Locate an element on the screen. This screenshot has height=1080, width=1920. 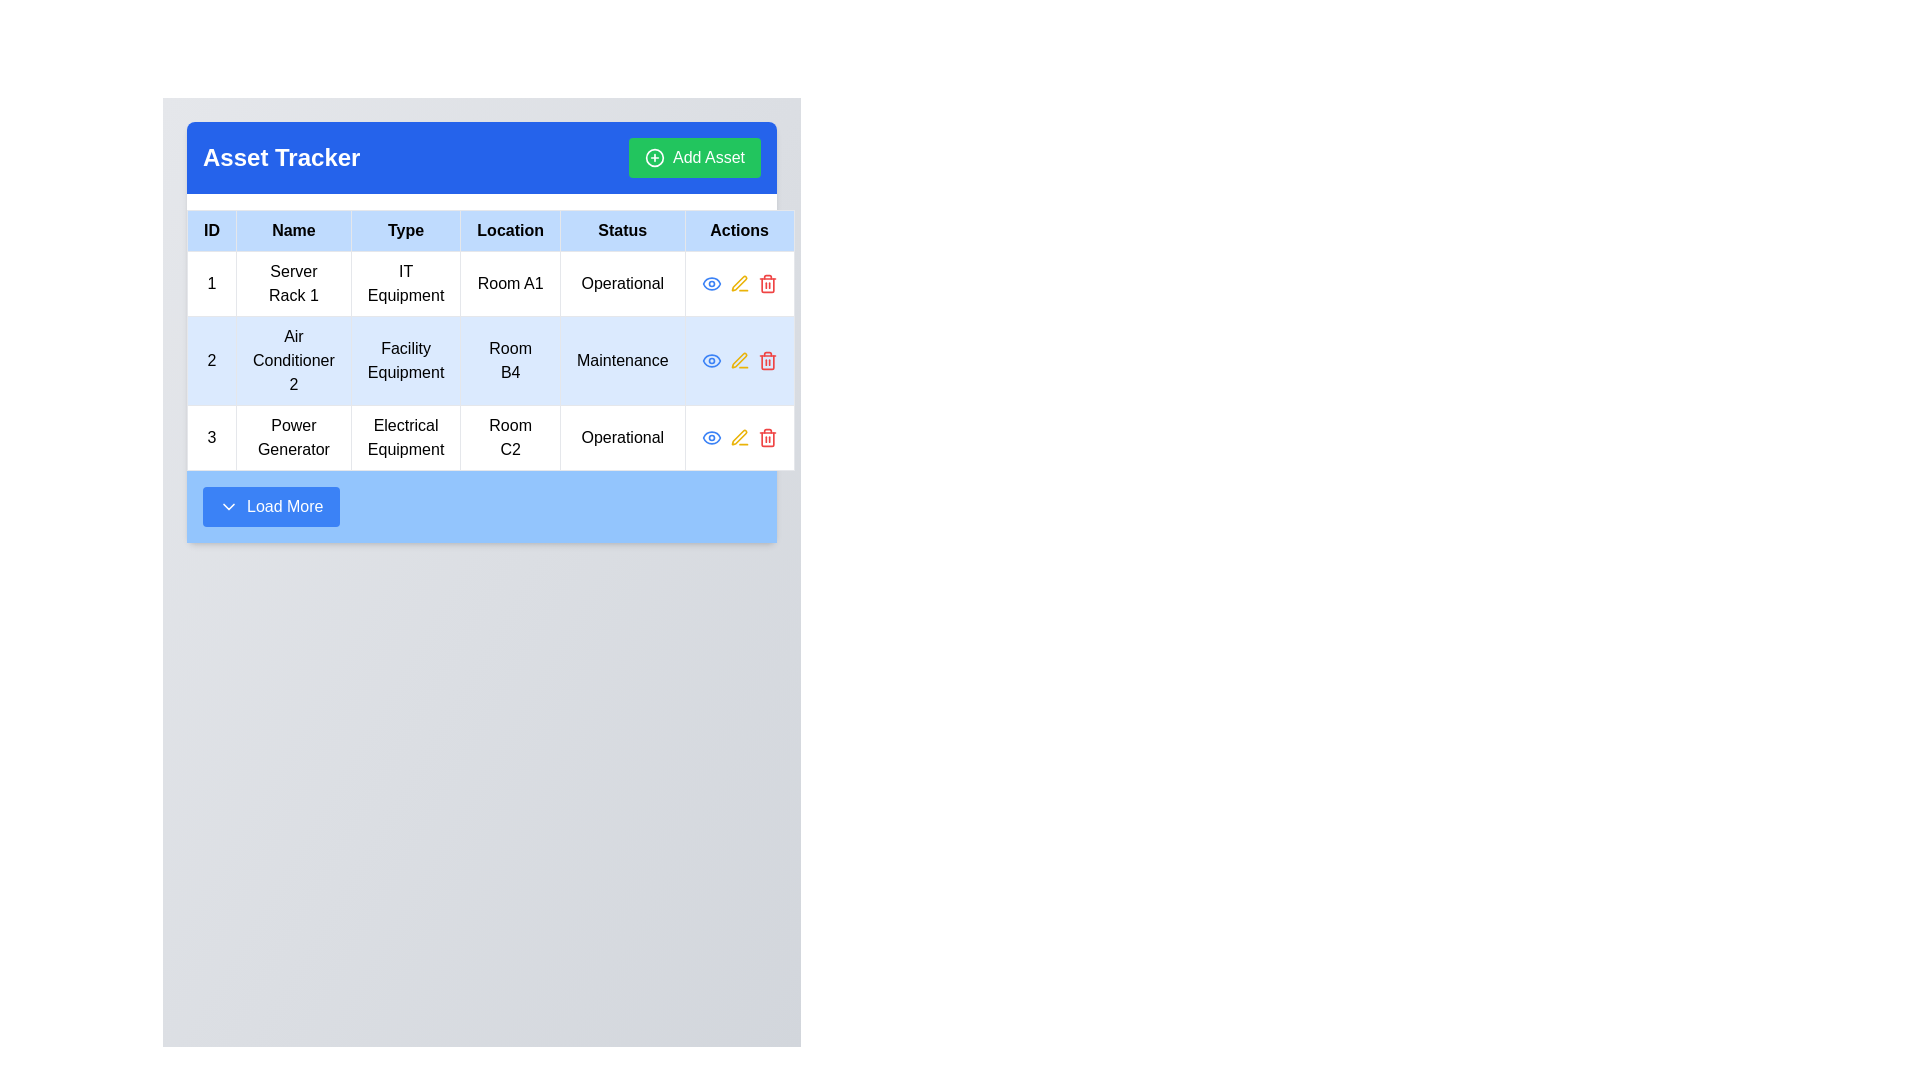
the yellow pencil icon in the 'Actions' column of the first row for the item labeled 'Server Rack 1' is located at coordinates (738, 284).